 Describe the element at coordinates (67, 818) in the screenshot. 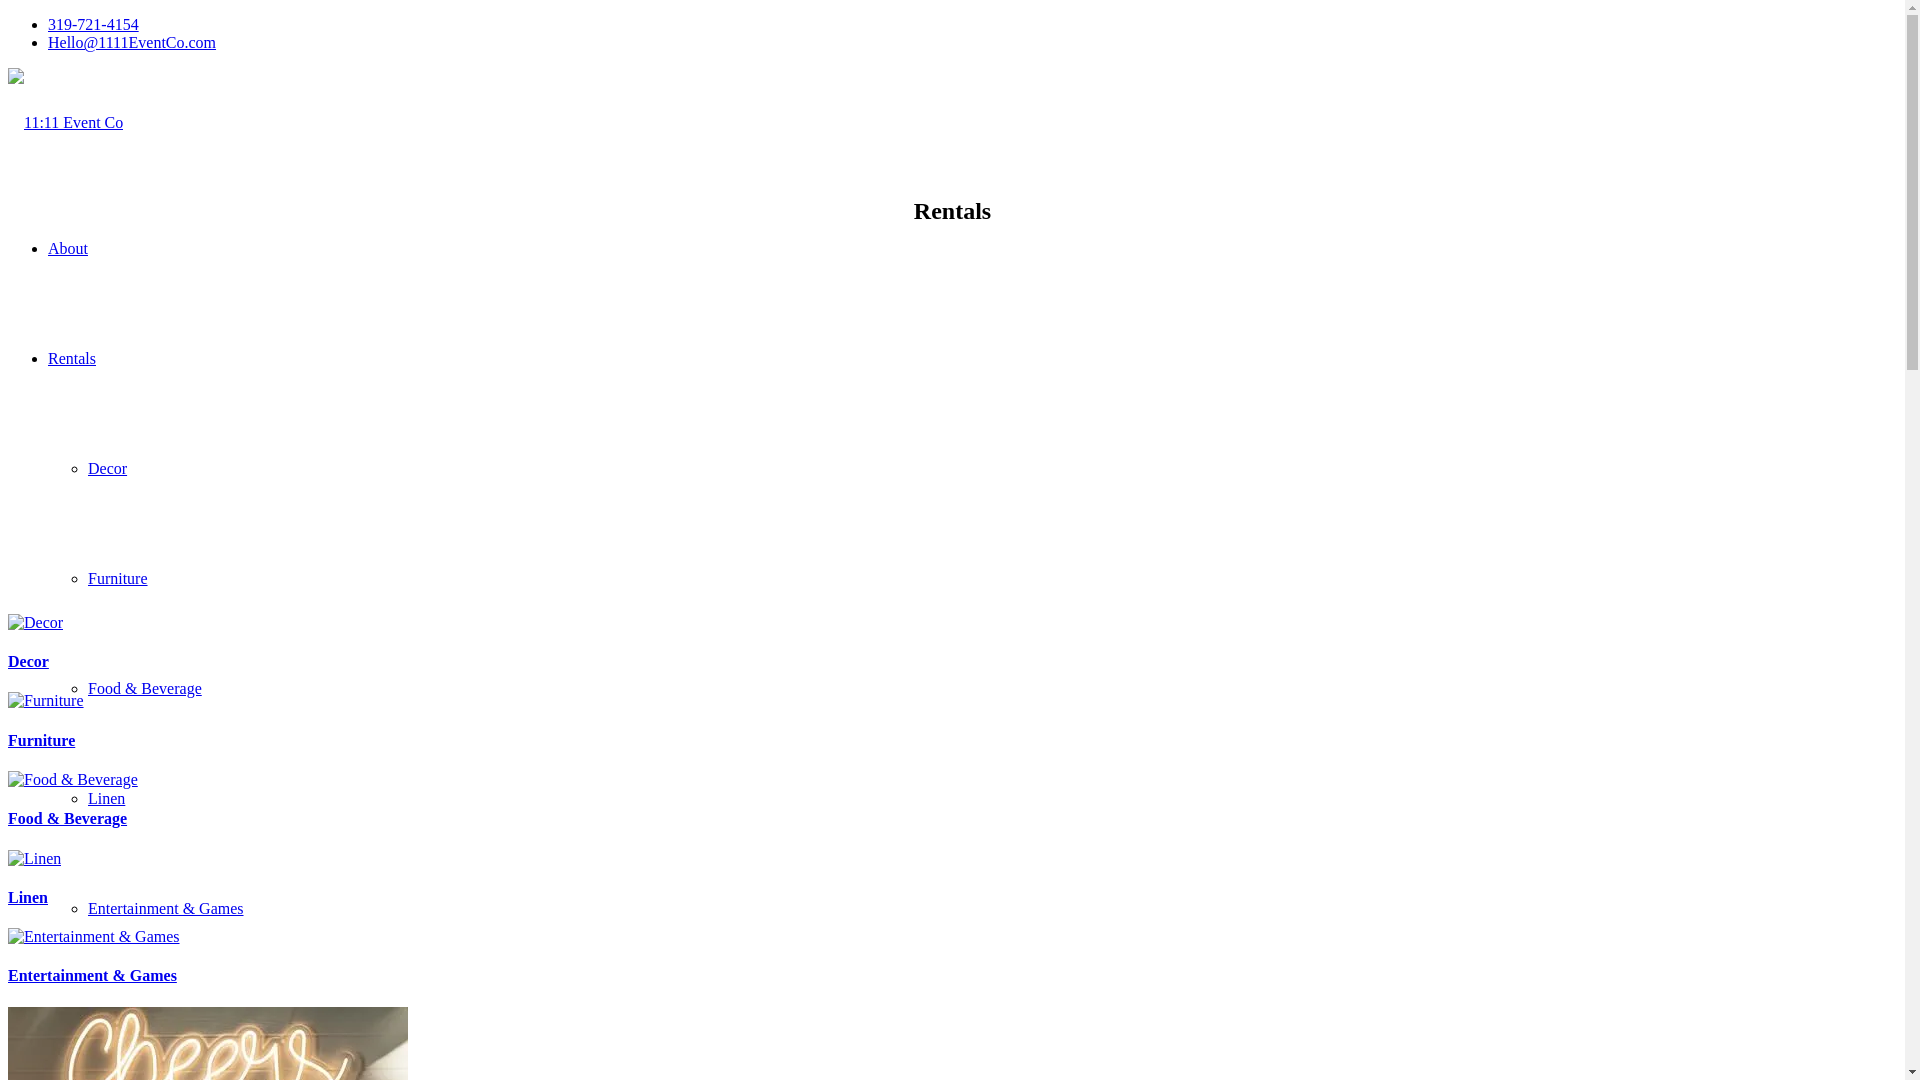

I see `'Food & Beverage'` at that location.